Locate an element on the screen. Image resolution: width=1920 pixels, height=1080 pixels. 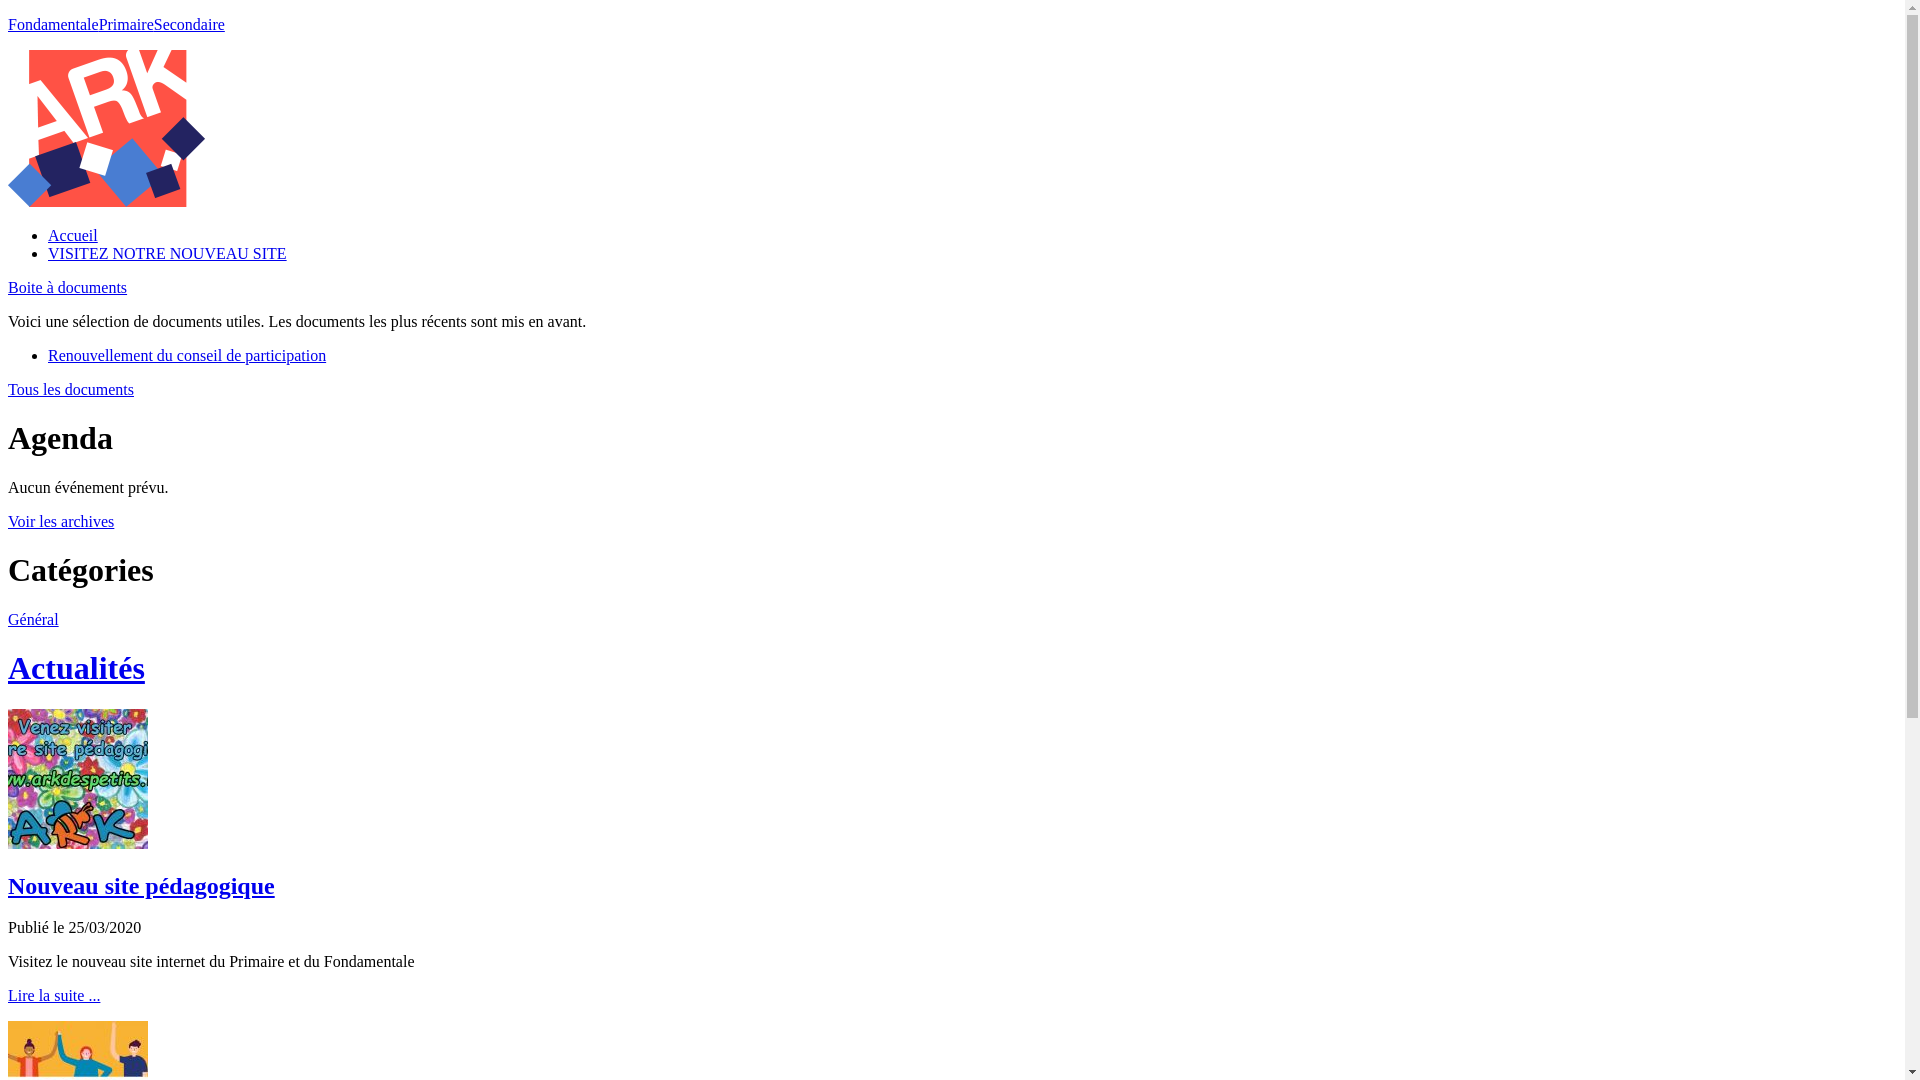
'Tous les documents' is located at coordinates (71, 389).